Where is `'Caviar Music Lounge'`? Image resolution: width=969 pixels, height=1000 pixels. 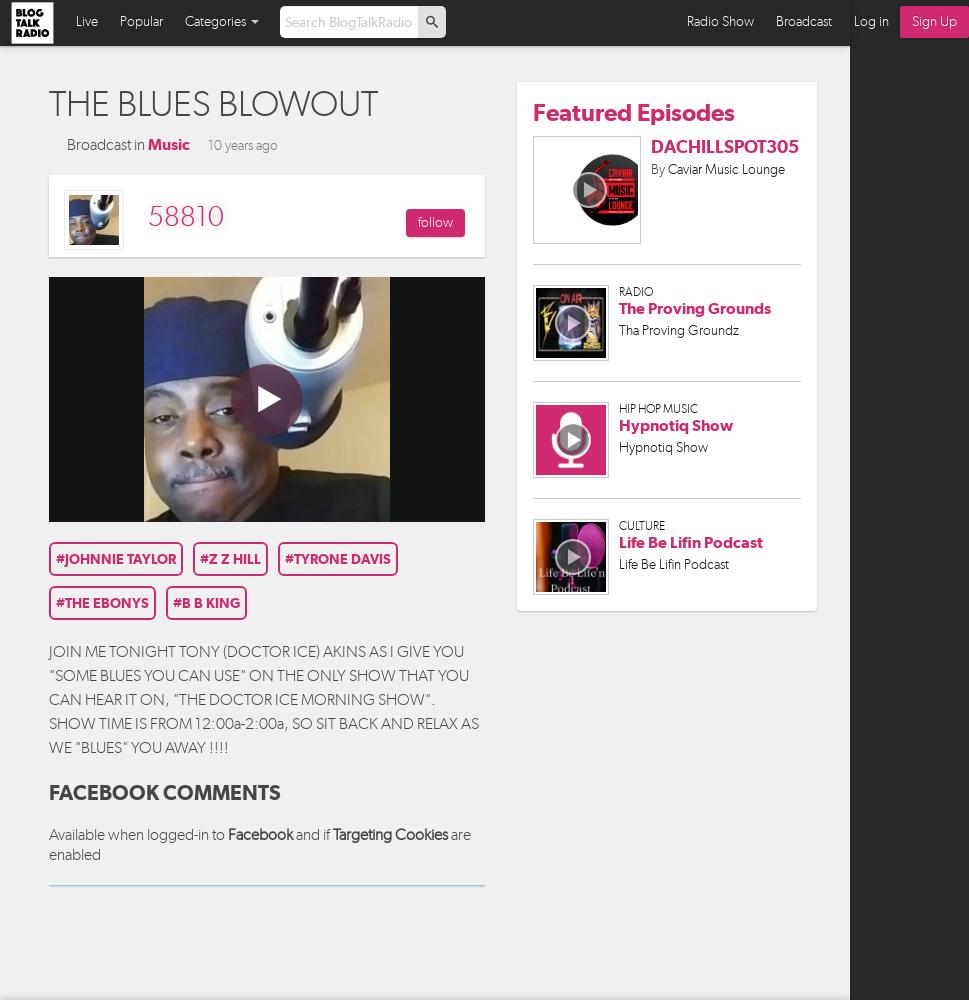 'Caviar Music Lounge' is located at coordinates (725, 168).